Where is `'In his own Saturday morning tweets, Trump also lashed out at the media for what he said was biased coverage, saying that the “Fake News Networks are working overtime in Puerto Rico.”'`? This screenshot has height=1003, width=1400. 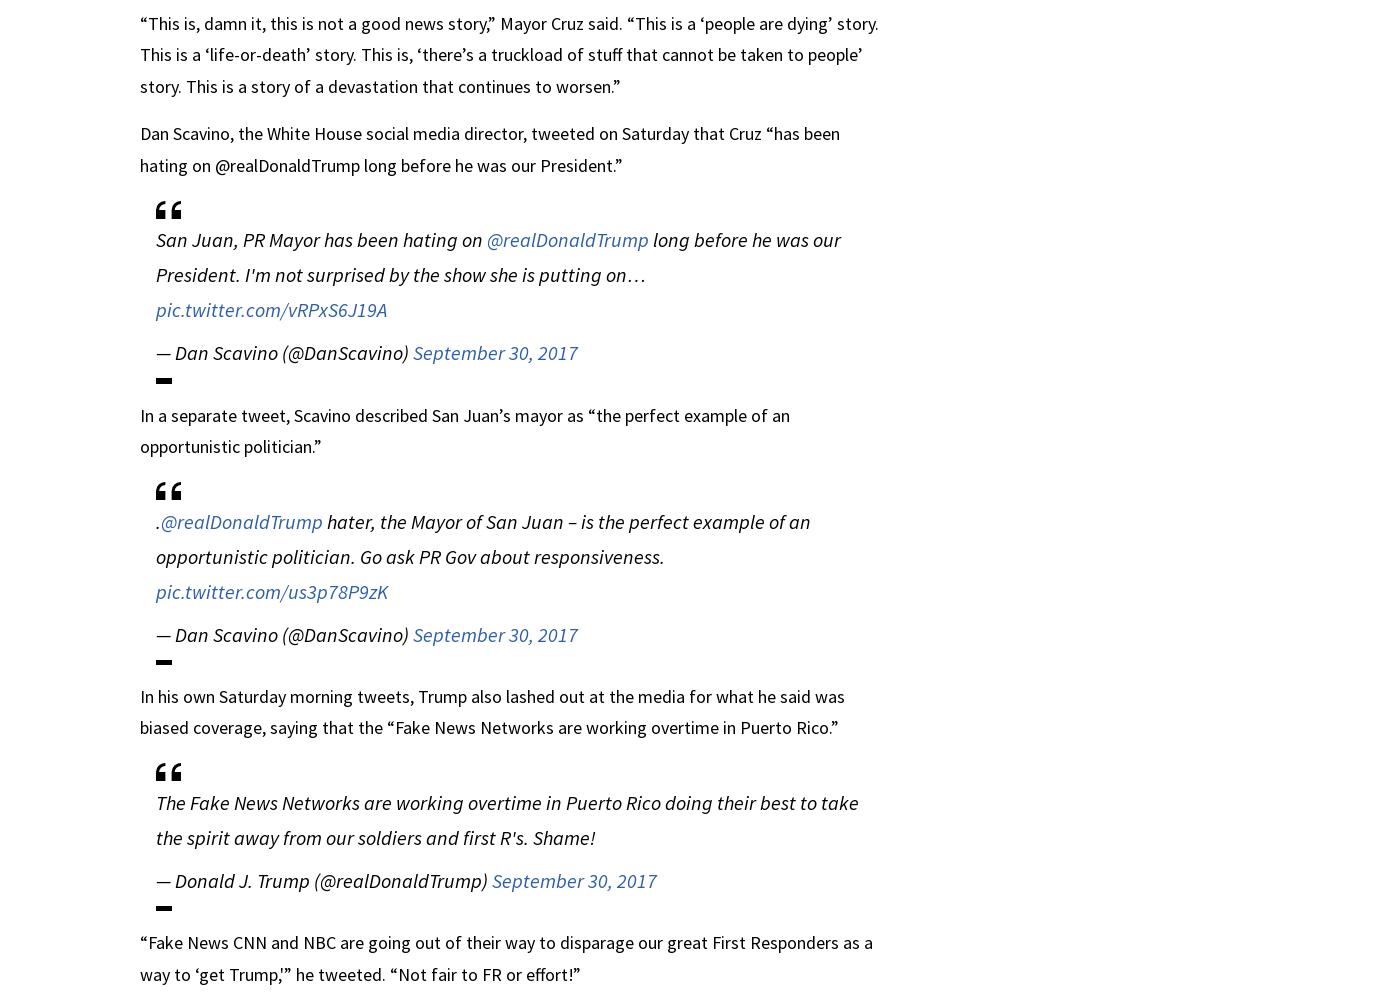 'In his own Saturday morning tweets, Trump also lashed out at the media for what he said was biased coverage, saying that the “Fake News Networks are working overtime in Puerto Rico.”' is located at coordinates (492, 710).